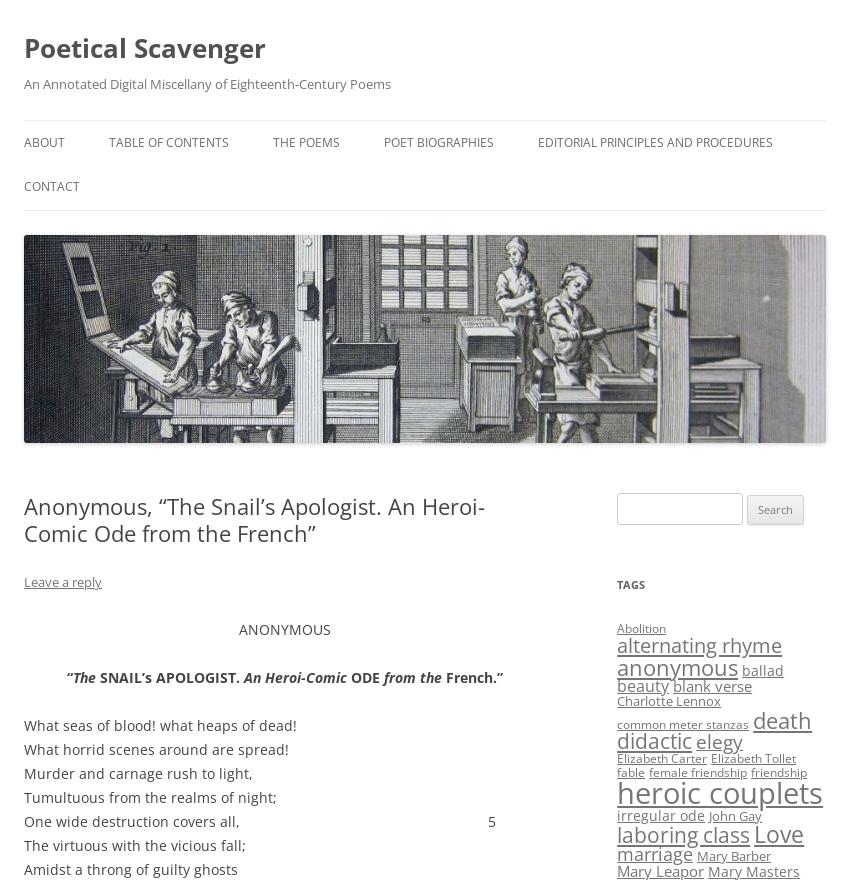  Describe the element at coordinates (134, 845) in the screenshot. I see `'The virtuous with the vicious fall;'` at that location.